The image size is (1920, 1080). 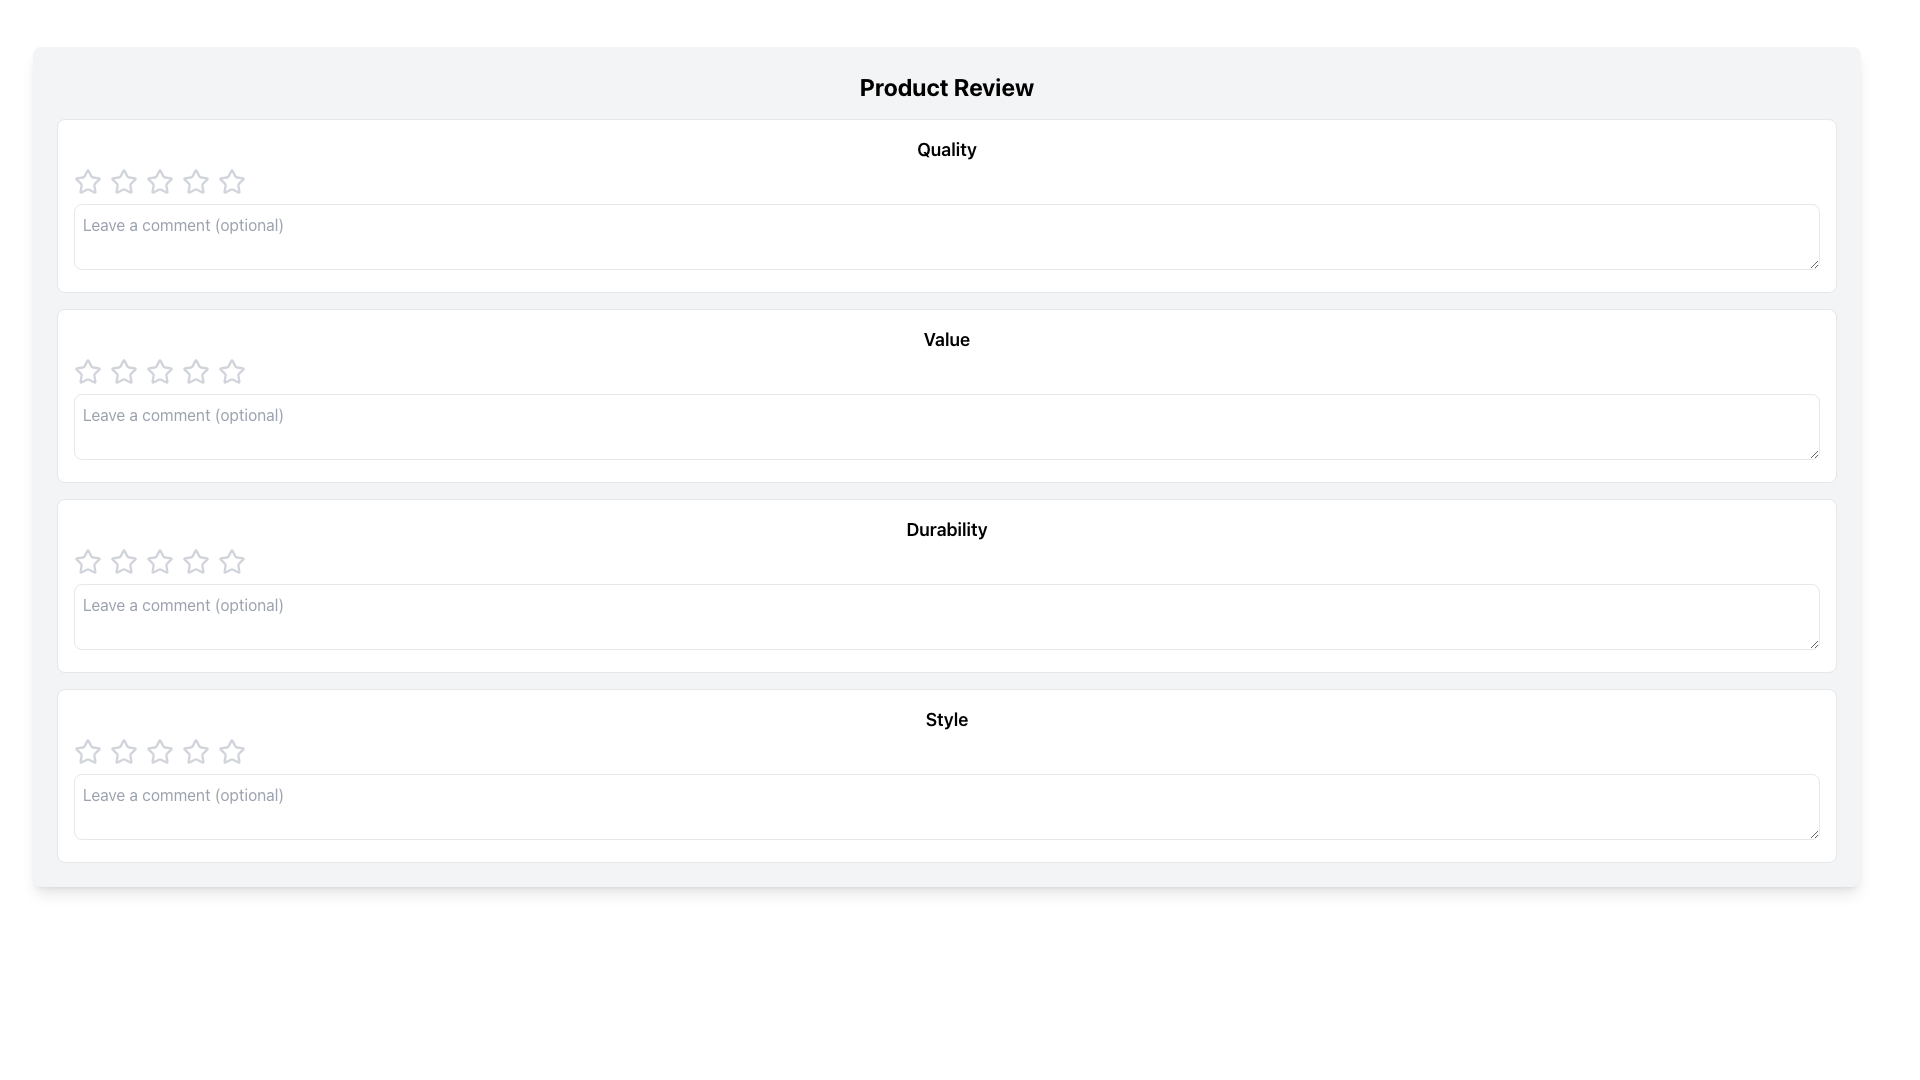 I want to click on the first star icon in the rating mechanism to indicate a rating for the 'Value' parameter, so click(x=85, y=370).